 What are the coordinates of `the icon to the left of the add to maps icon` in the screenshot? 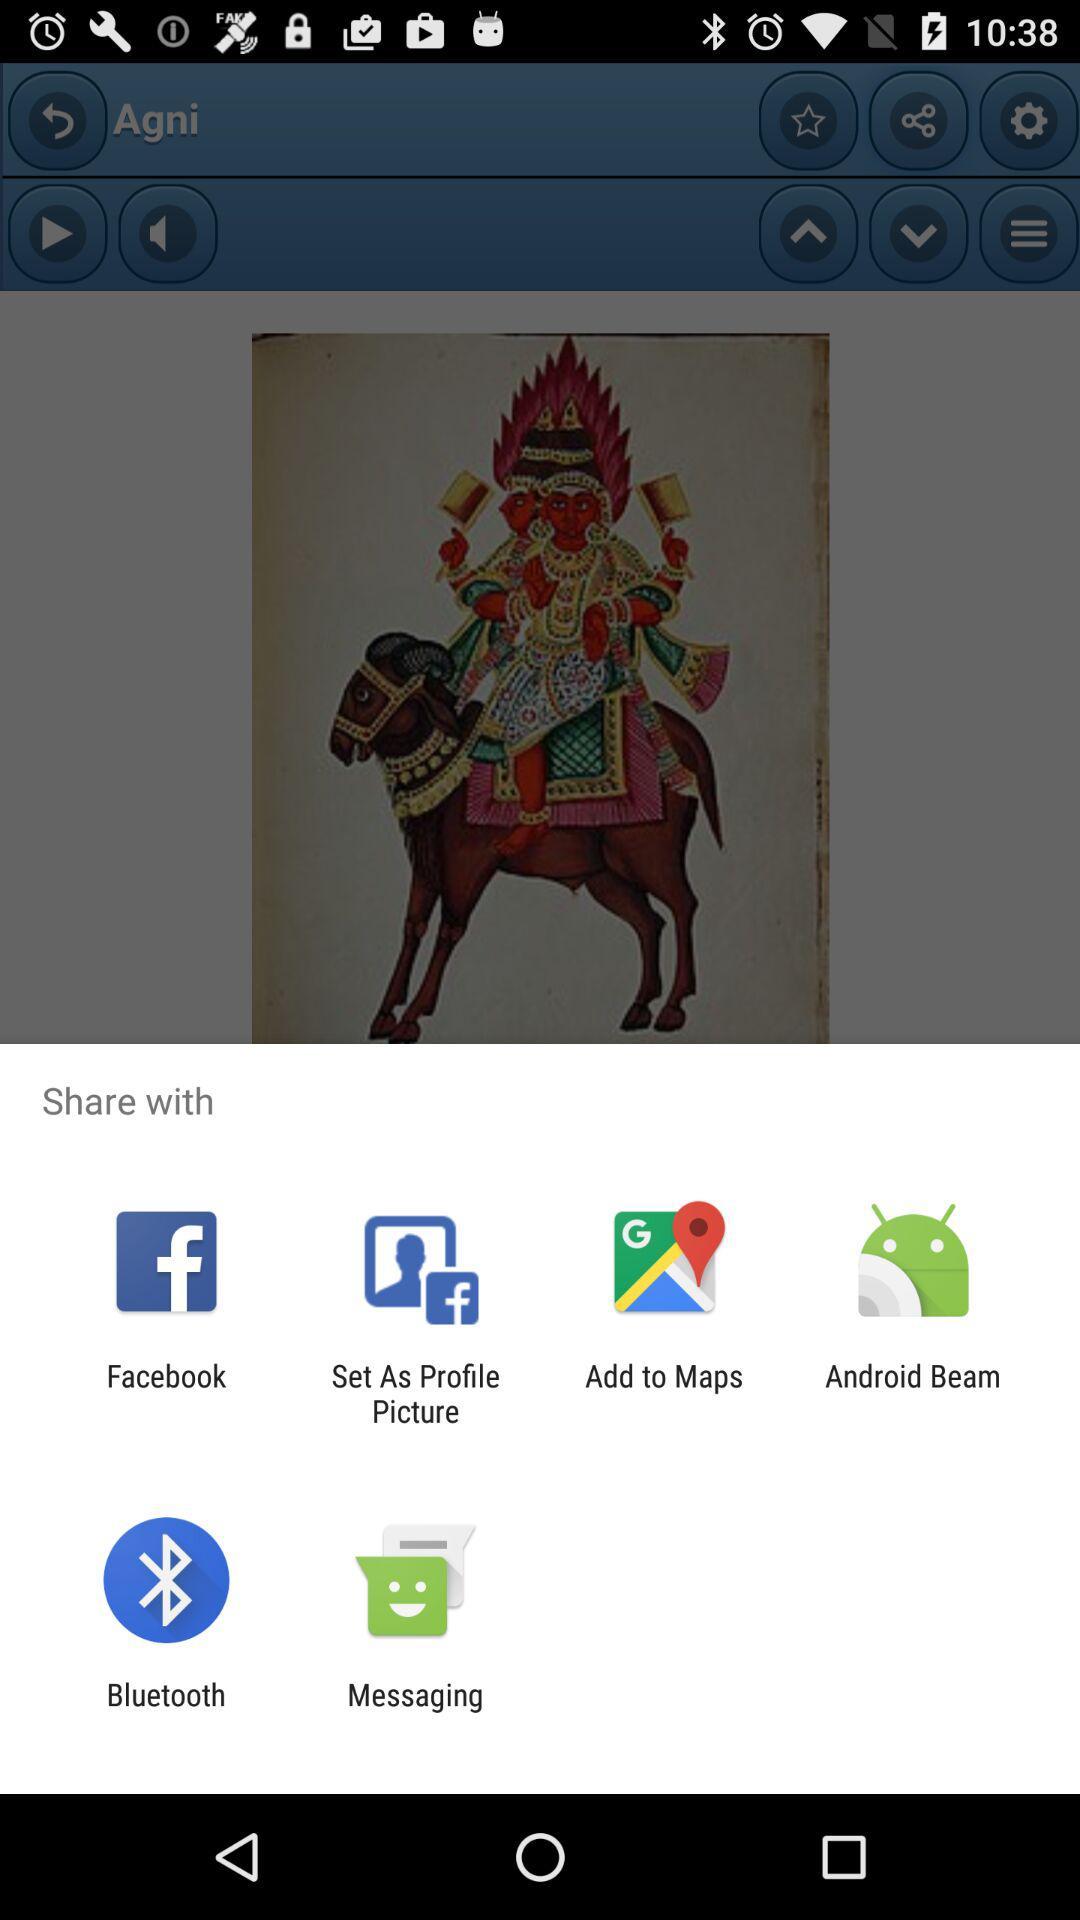 It's located at (414, 1392).